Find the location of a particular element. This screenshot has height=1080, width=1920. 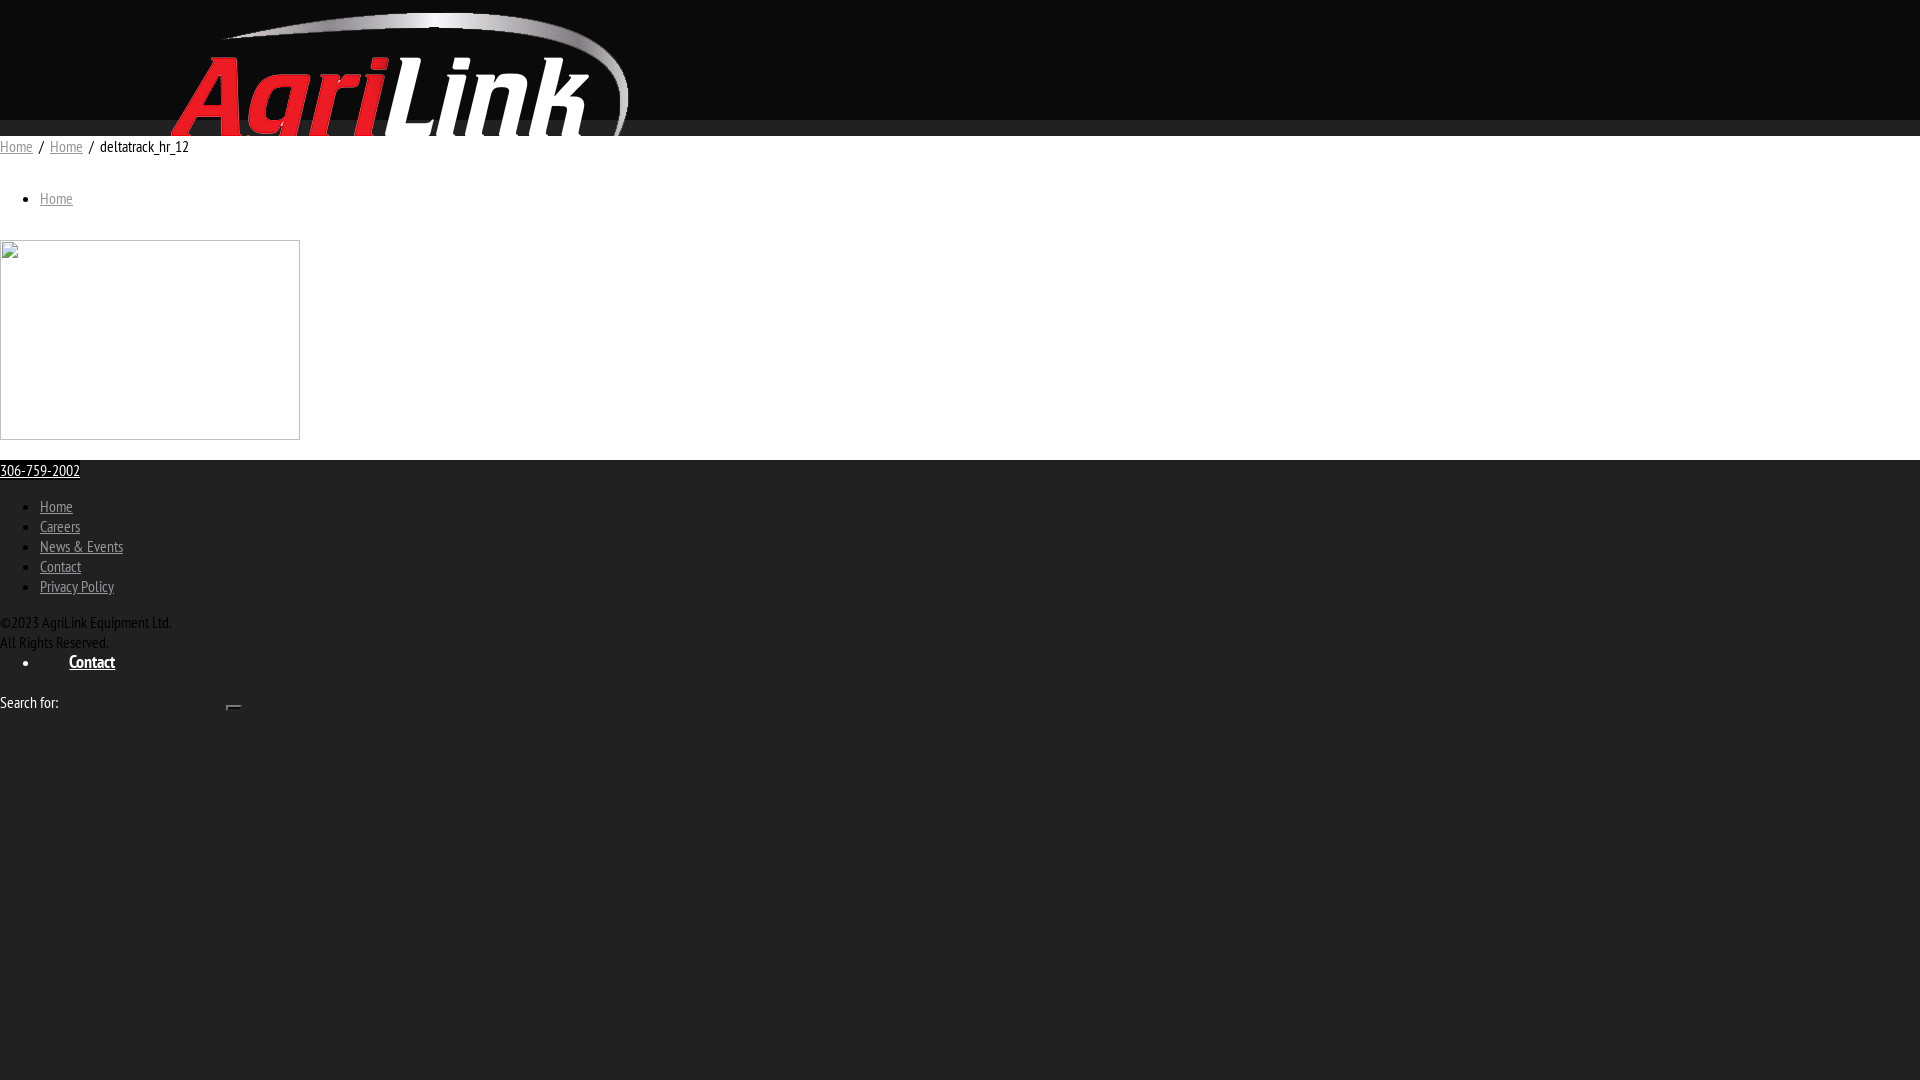

'Home' is located at coordinates (66, 145).